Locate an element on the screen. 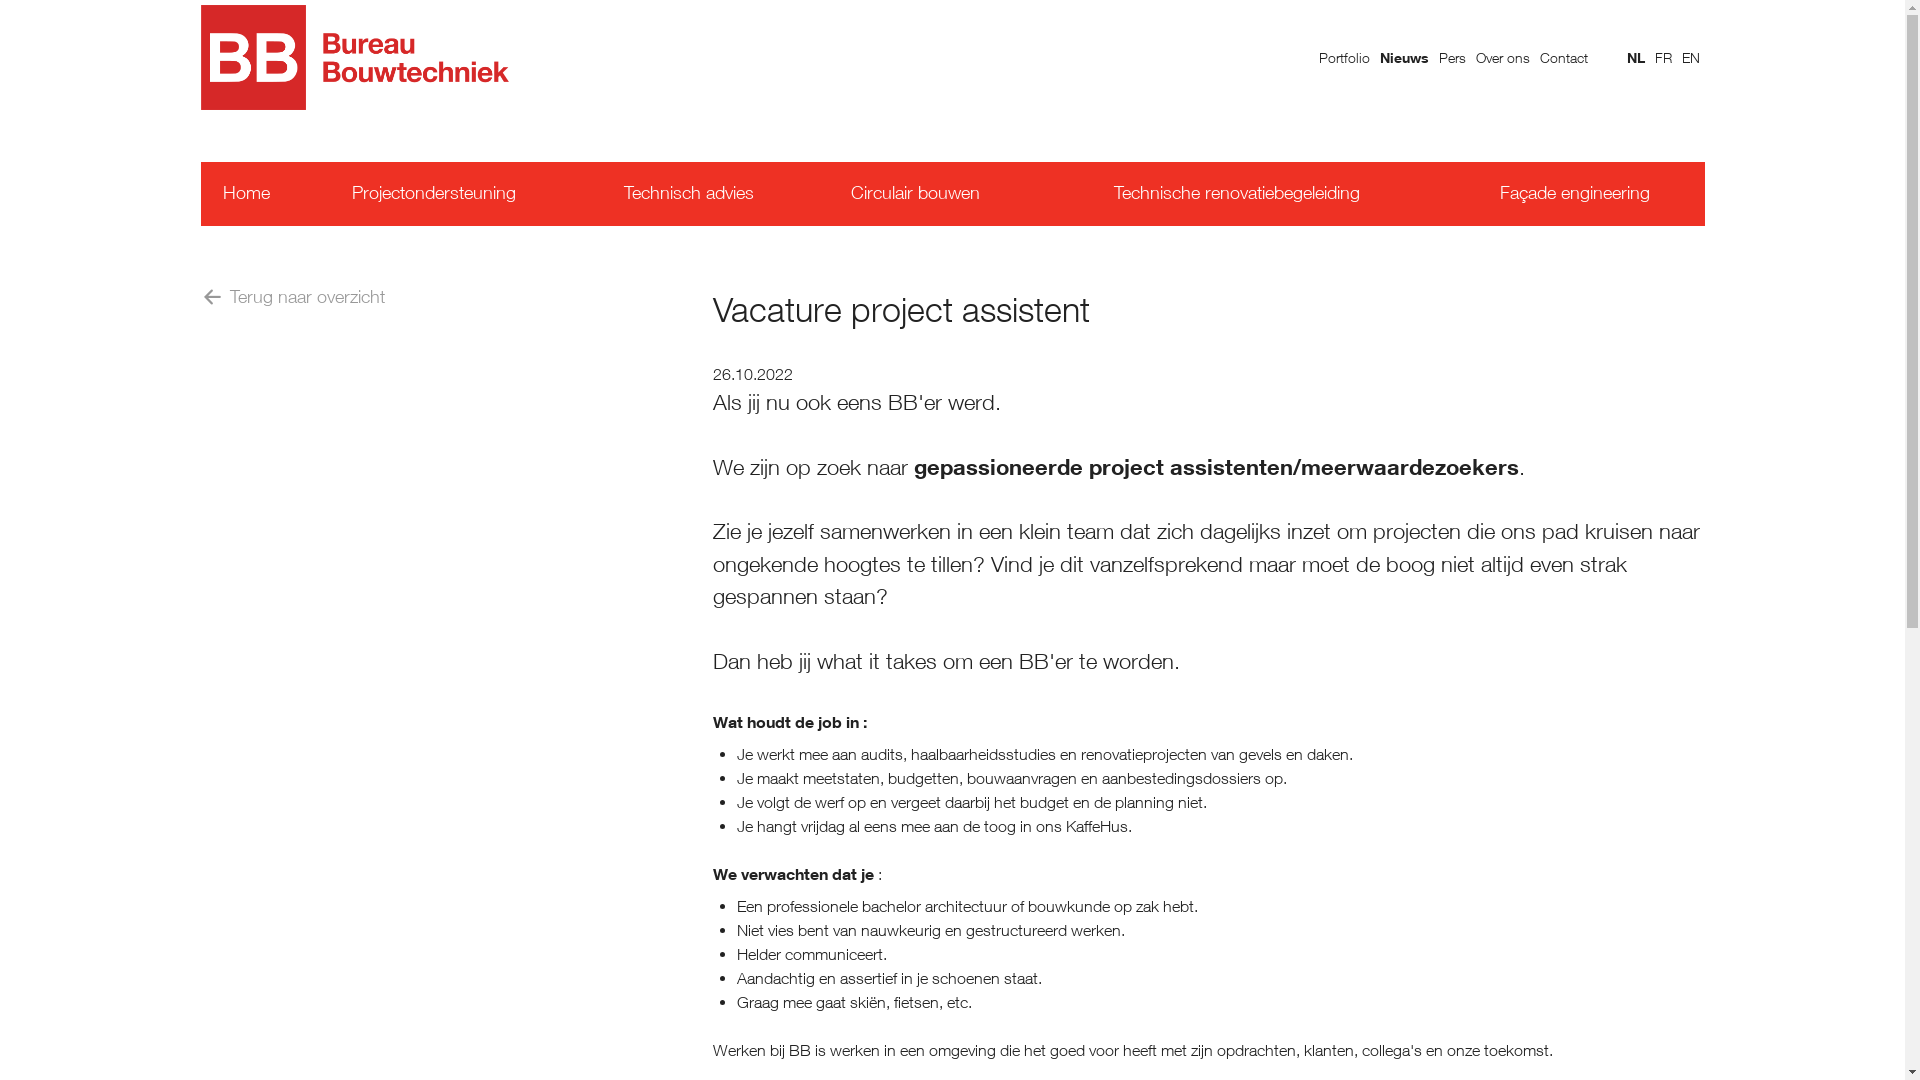 This screenshot has height=1080, width=1920. 'Over ons' is located at coordinates (1502, 56).